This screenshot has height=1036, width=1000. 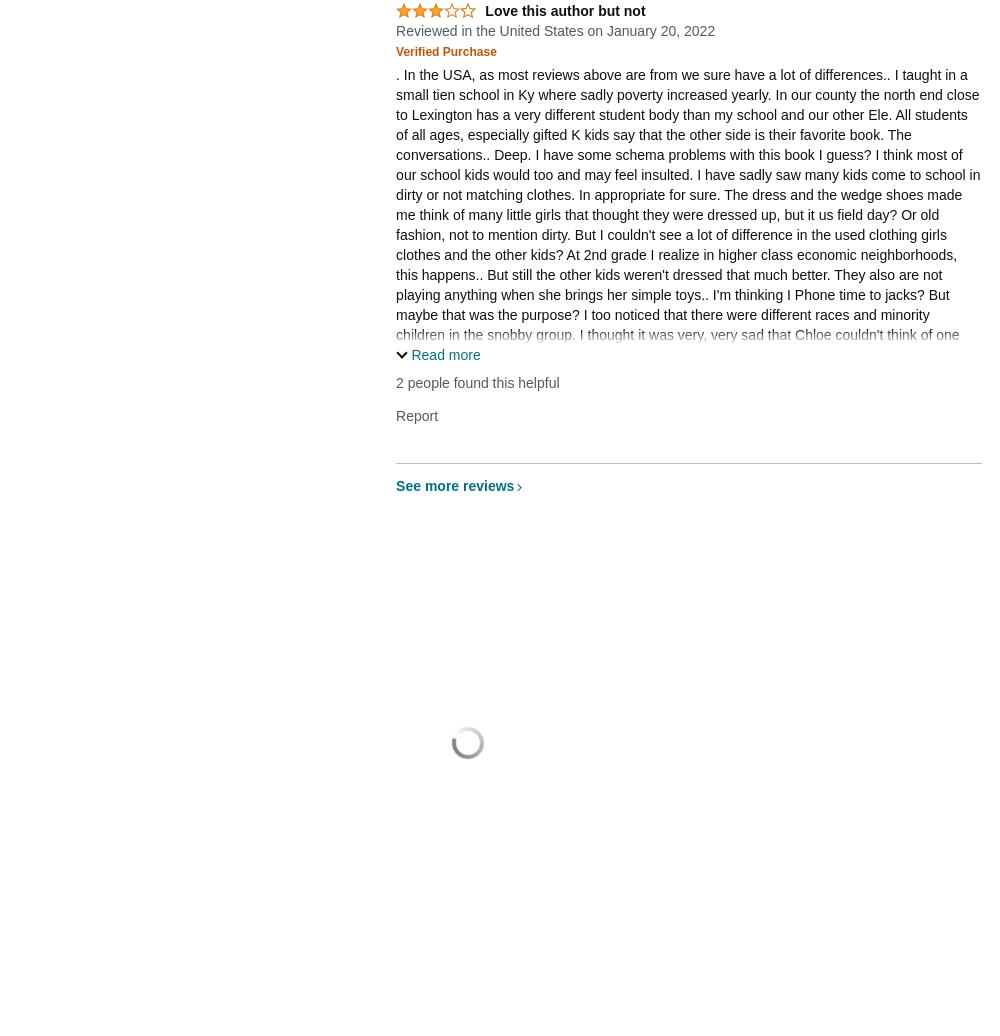 I want to click on '. In the USA, as most reviews above are from we sure have a lot of differences.. I taught in a small tien school in Ky where sadly poverty increased yearly. In our county the north end close to Lexington has a very different student body than my school and our other Ele. All students of all ages, especially gifted K kids say that the other side is their favorite book.  The conversations.. Deep. I have some schema problems with this book I guess? I think most of our school kids would too and may feel insulted. I have sadly saw many kids come to school in dirty or not matching clothes. In appropriate for sure. The dress and the wedge shoes made me think of many little girls that thought they were dressed up, but it us field day? Or old fashion, not to mention dirty. But I couldn't  see a lot of difference in the used clothing girls clothes and the other kids? At 2nd grade I realize in higher class economic neighborhoods, this happens.. But still the other kids weren't dressed that much better. They also are not playing anything when she brings her simple toys.. I'm thinking I Phone time to jacks? But maybe that was the purpose? I too noticed that there were different races and minority children in the snobby group. I thought it was very, very sad that Chloe couldn't think of one kind thing to say about anyone when the teacher uses her illustration. I maybe missing some depth in the authors purpose.', so click(x=688, y=225).